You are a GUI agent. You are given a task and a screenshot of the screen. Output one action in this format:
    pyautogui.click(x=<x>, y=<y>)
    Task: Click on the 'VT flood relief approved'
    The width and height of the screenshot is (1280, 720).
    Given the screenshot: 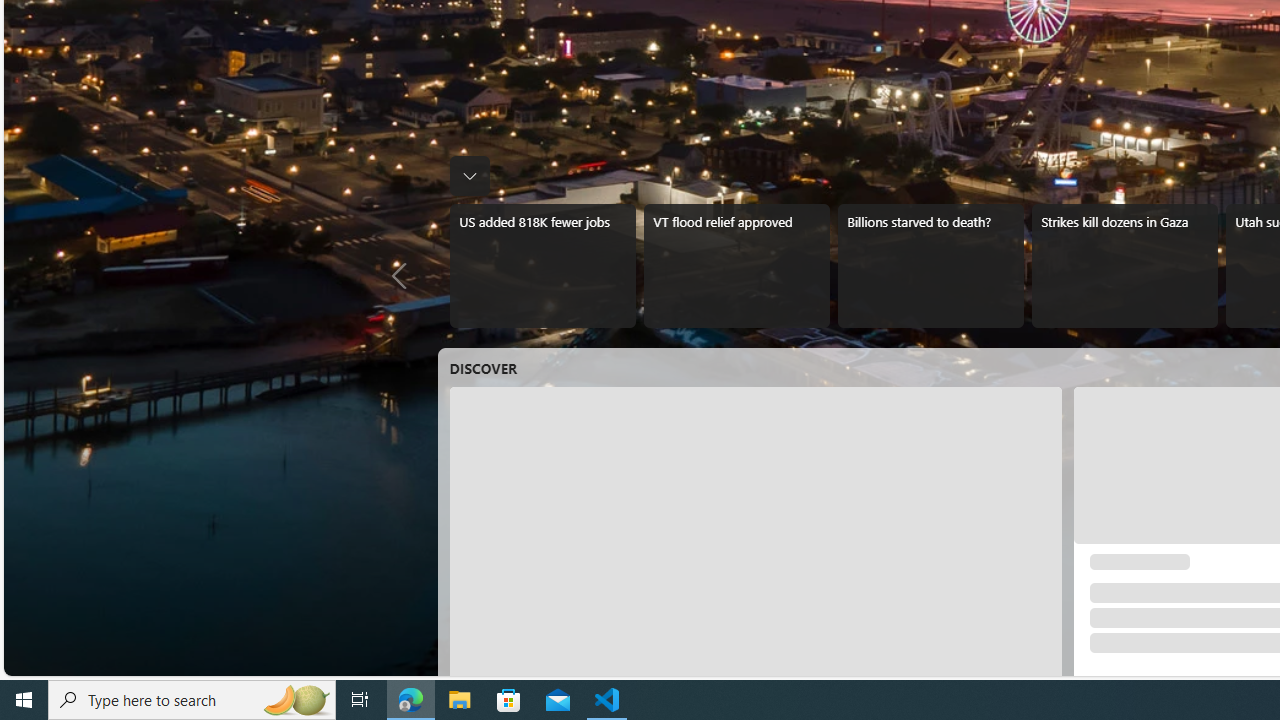 What is the action you would take?
    pyautogui.click(x=735, y=265)
    